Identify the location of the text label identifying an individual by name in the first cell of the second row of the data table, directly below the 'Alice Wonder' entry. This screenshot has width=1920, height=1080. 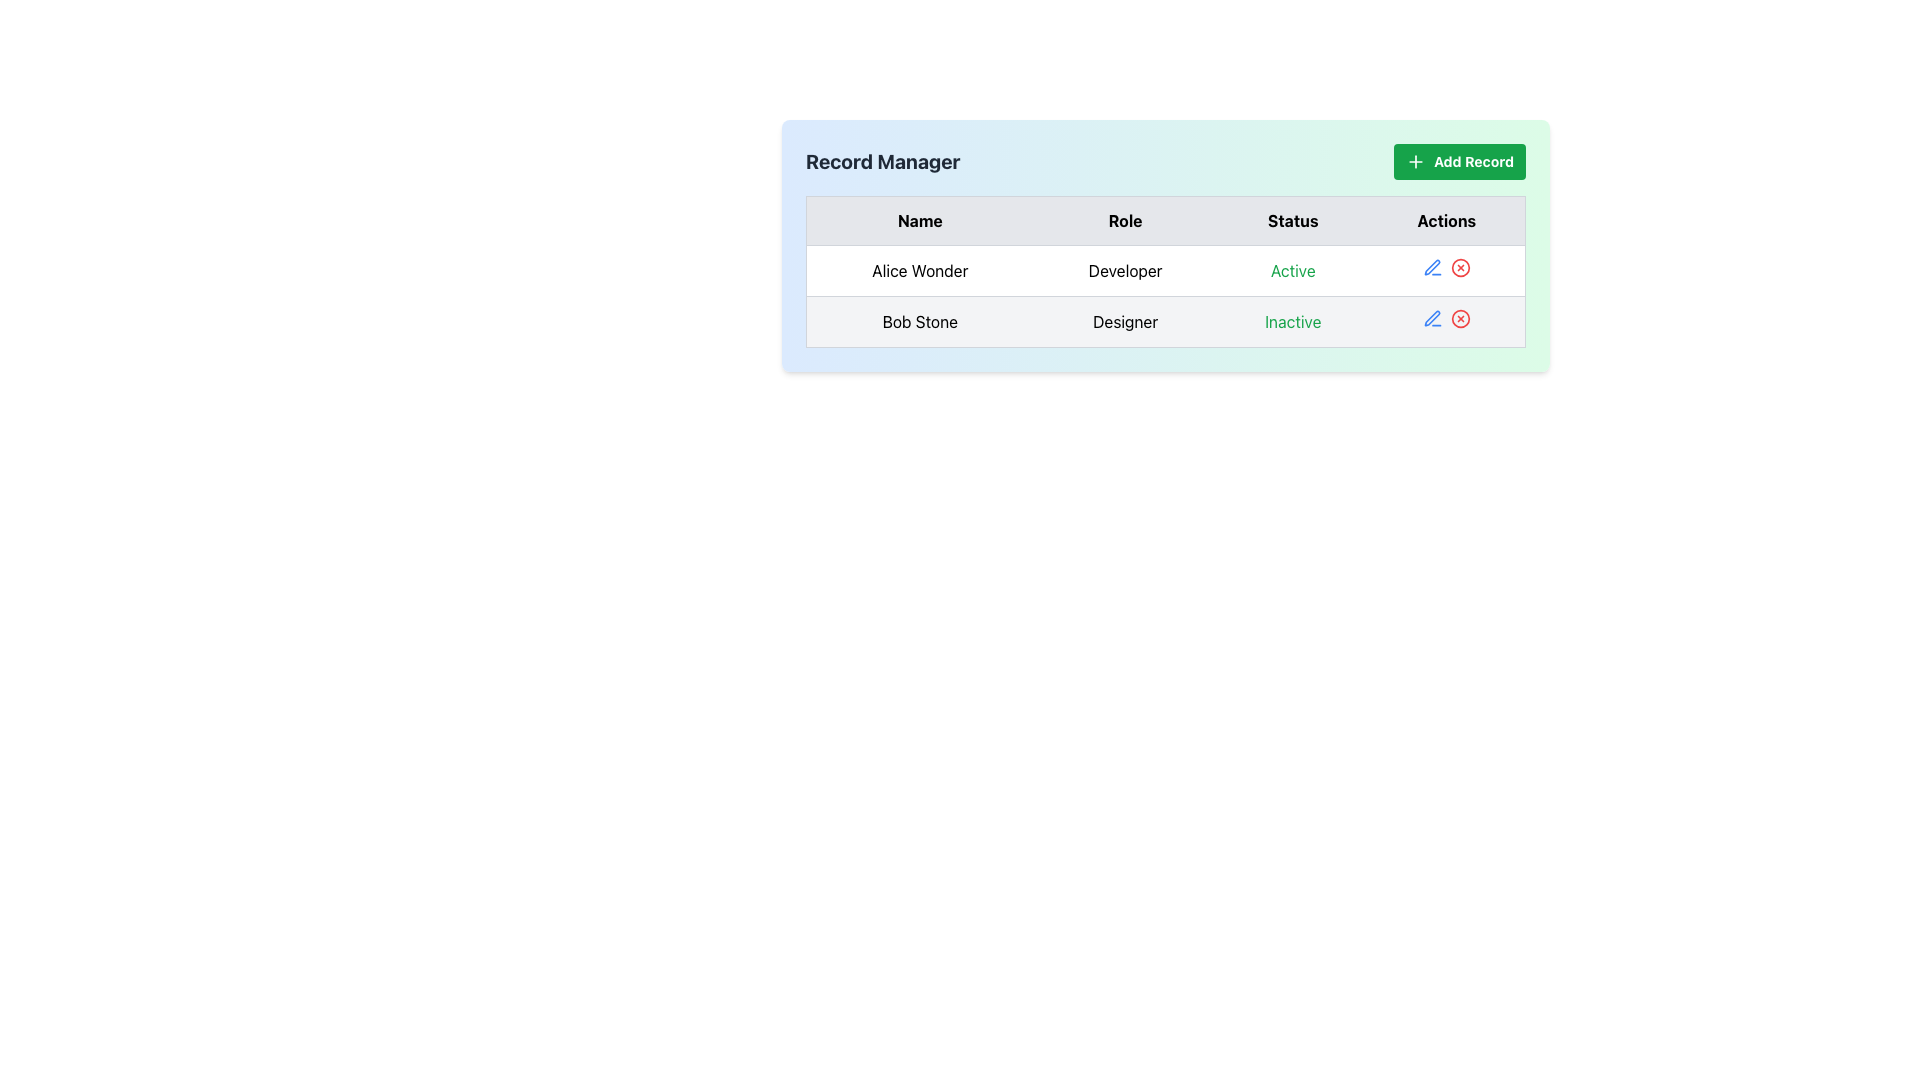
(919, 320).